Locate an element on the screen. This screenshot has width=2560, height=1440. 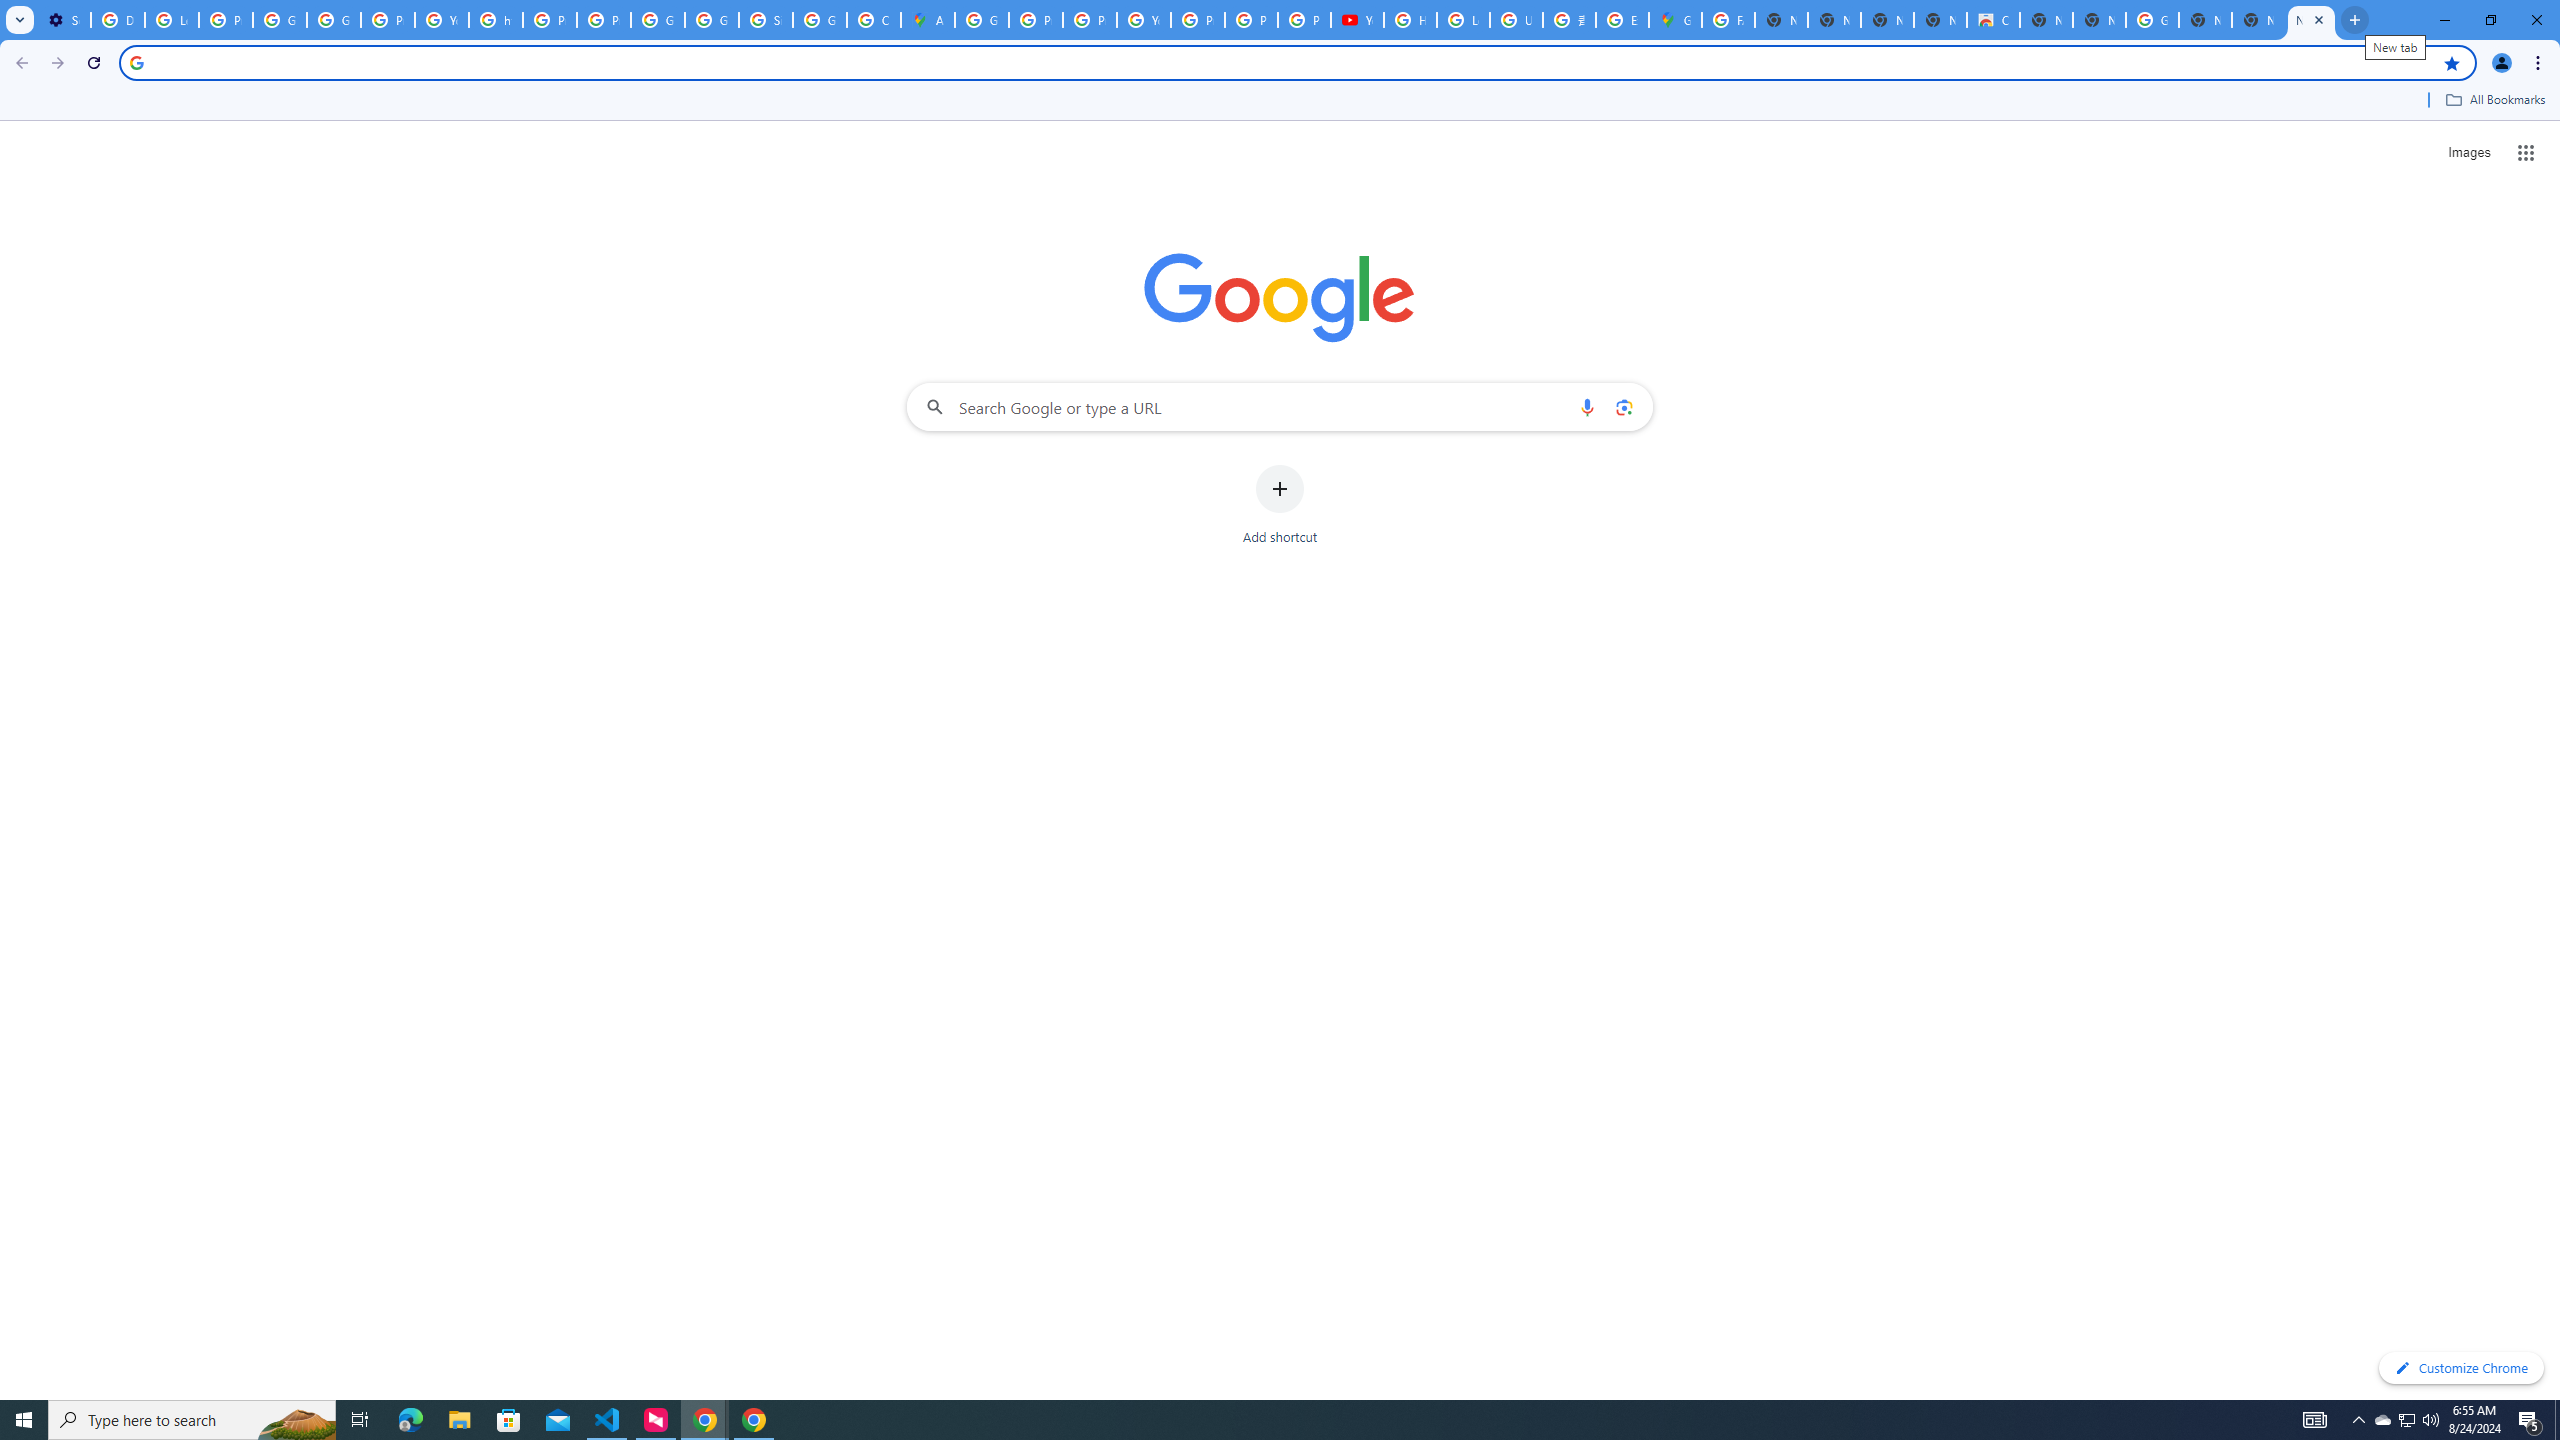
'New Tab' is located at coordinates (2205, 19).